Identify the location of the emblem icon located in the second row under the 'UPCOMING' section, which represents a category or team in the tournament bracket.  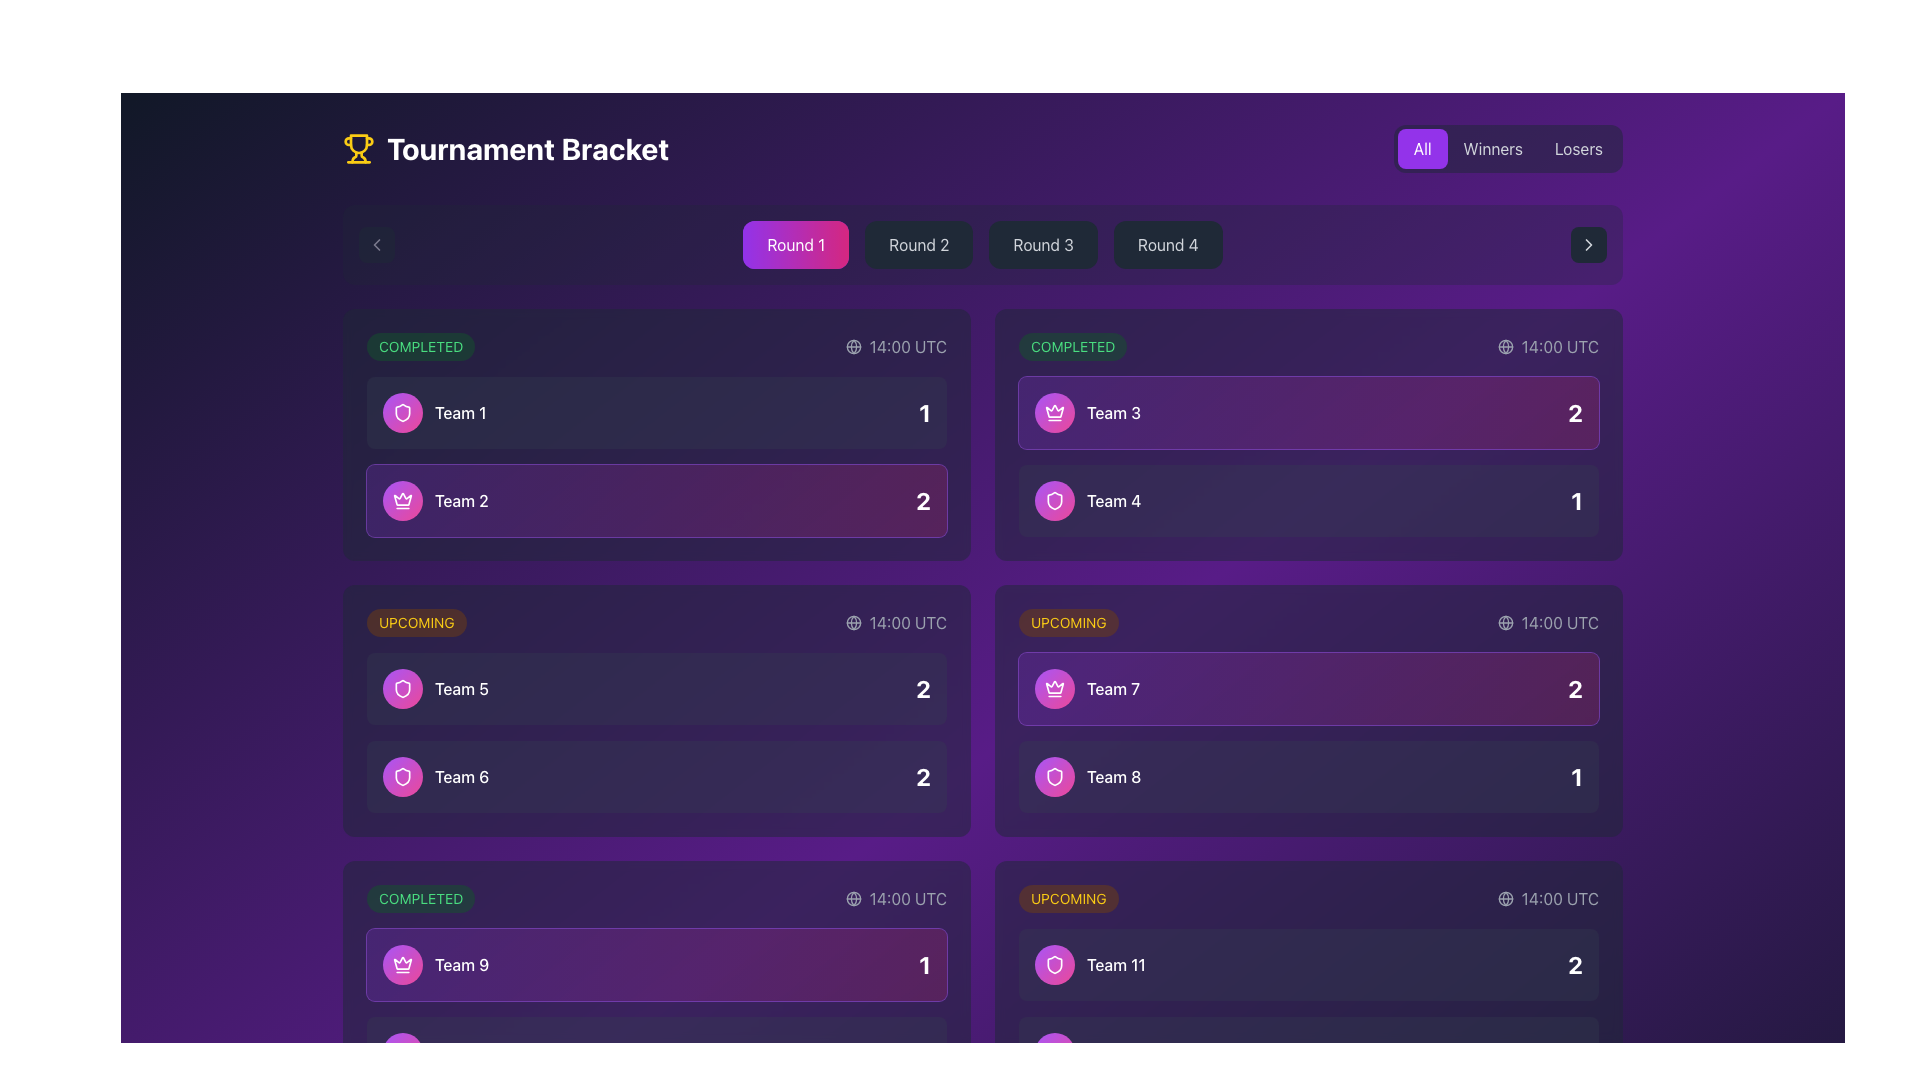
(402, 411).